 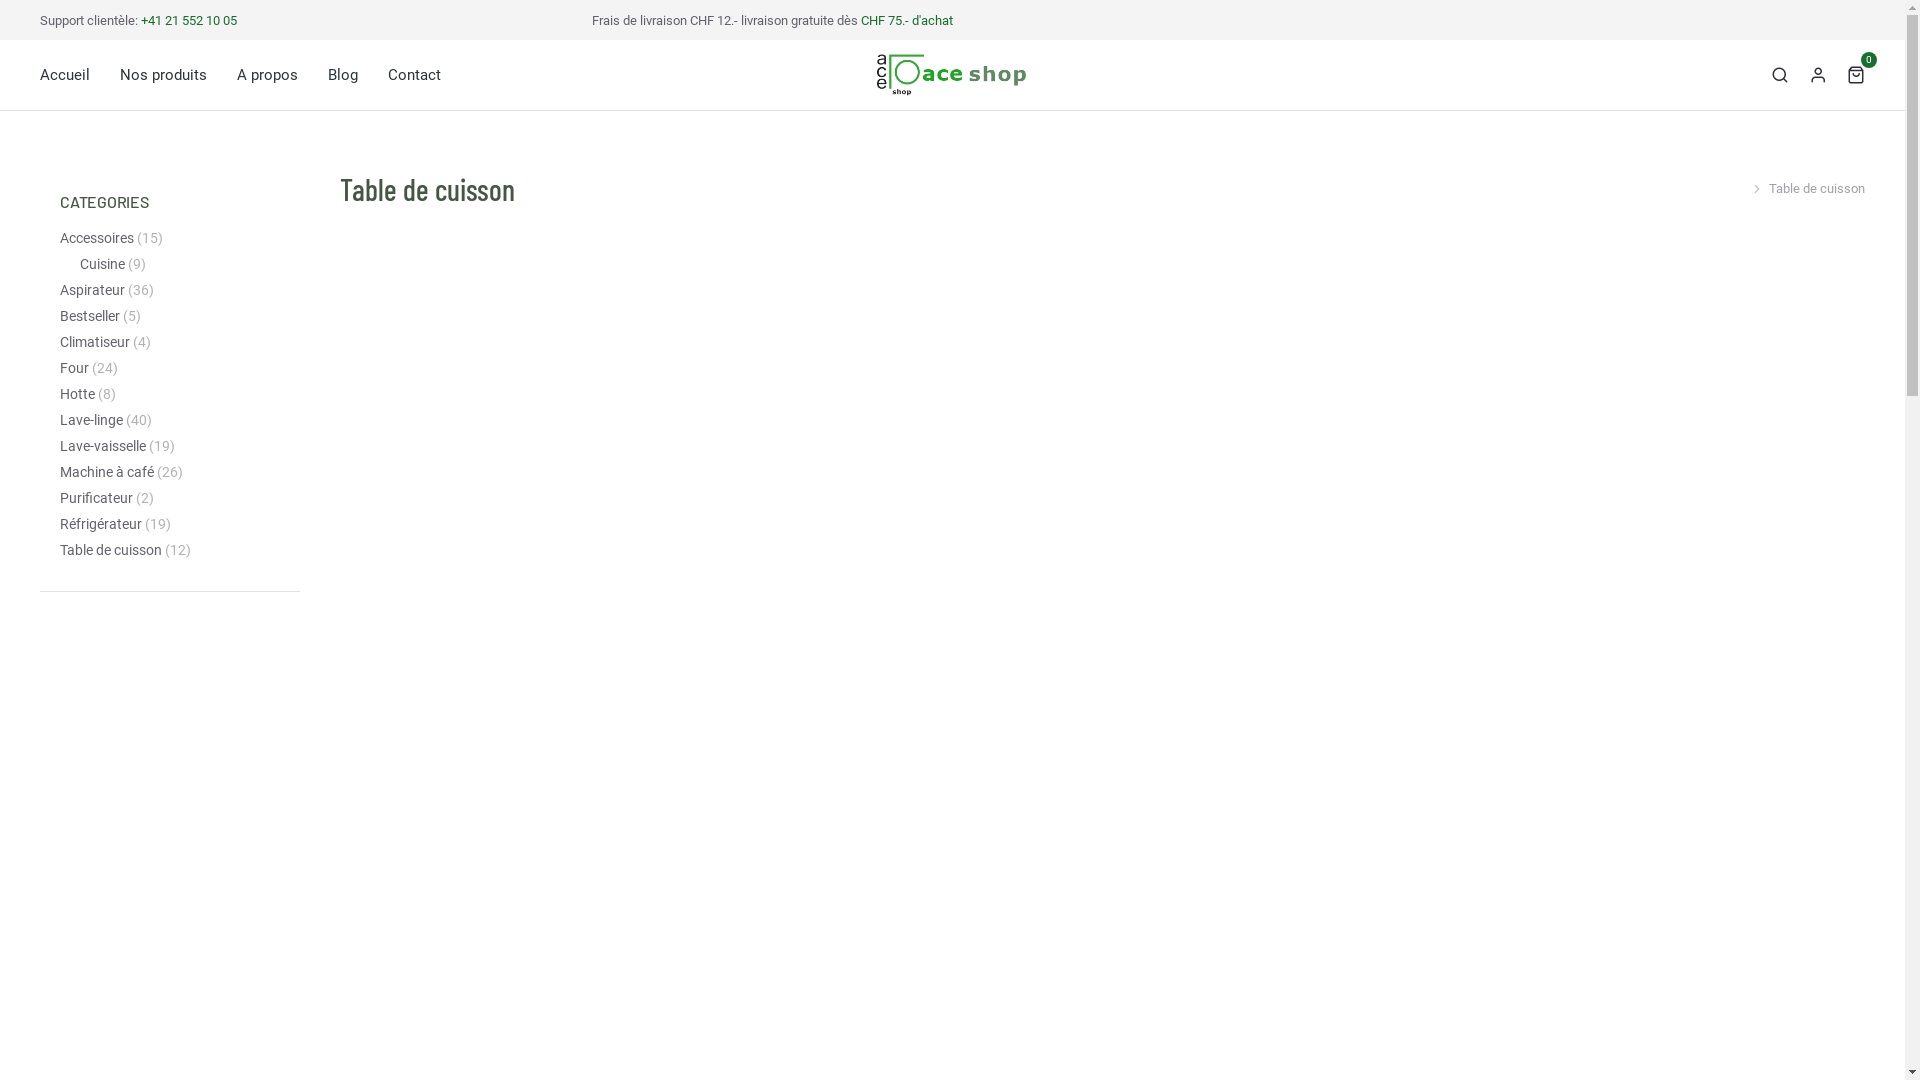 What do you see at coordinates (90, 419) in the screenshot?
I see `'Lave-linge'` at bounding box center [90, 419].